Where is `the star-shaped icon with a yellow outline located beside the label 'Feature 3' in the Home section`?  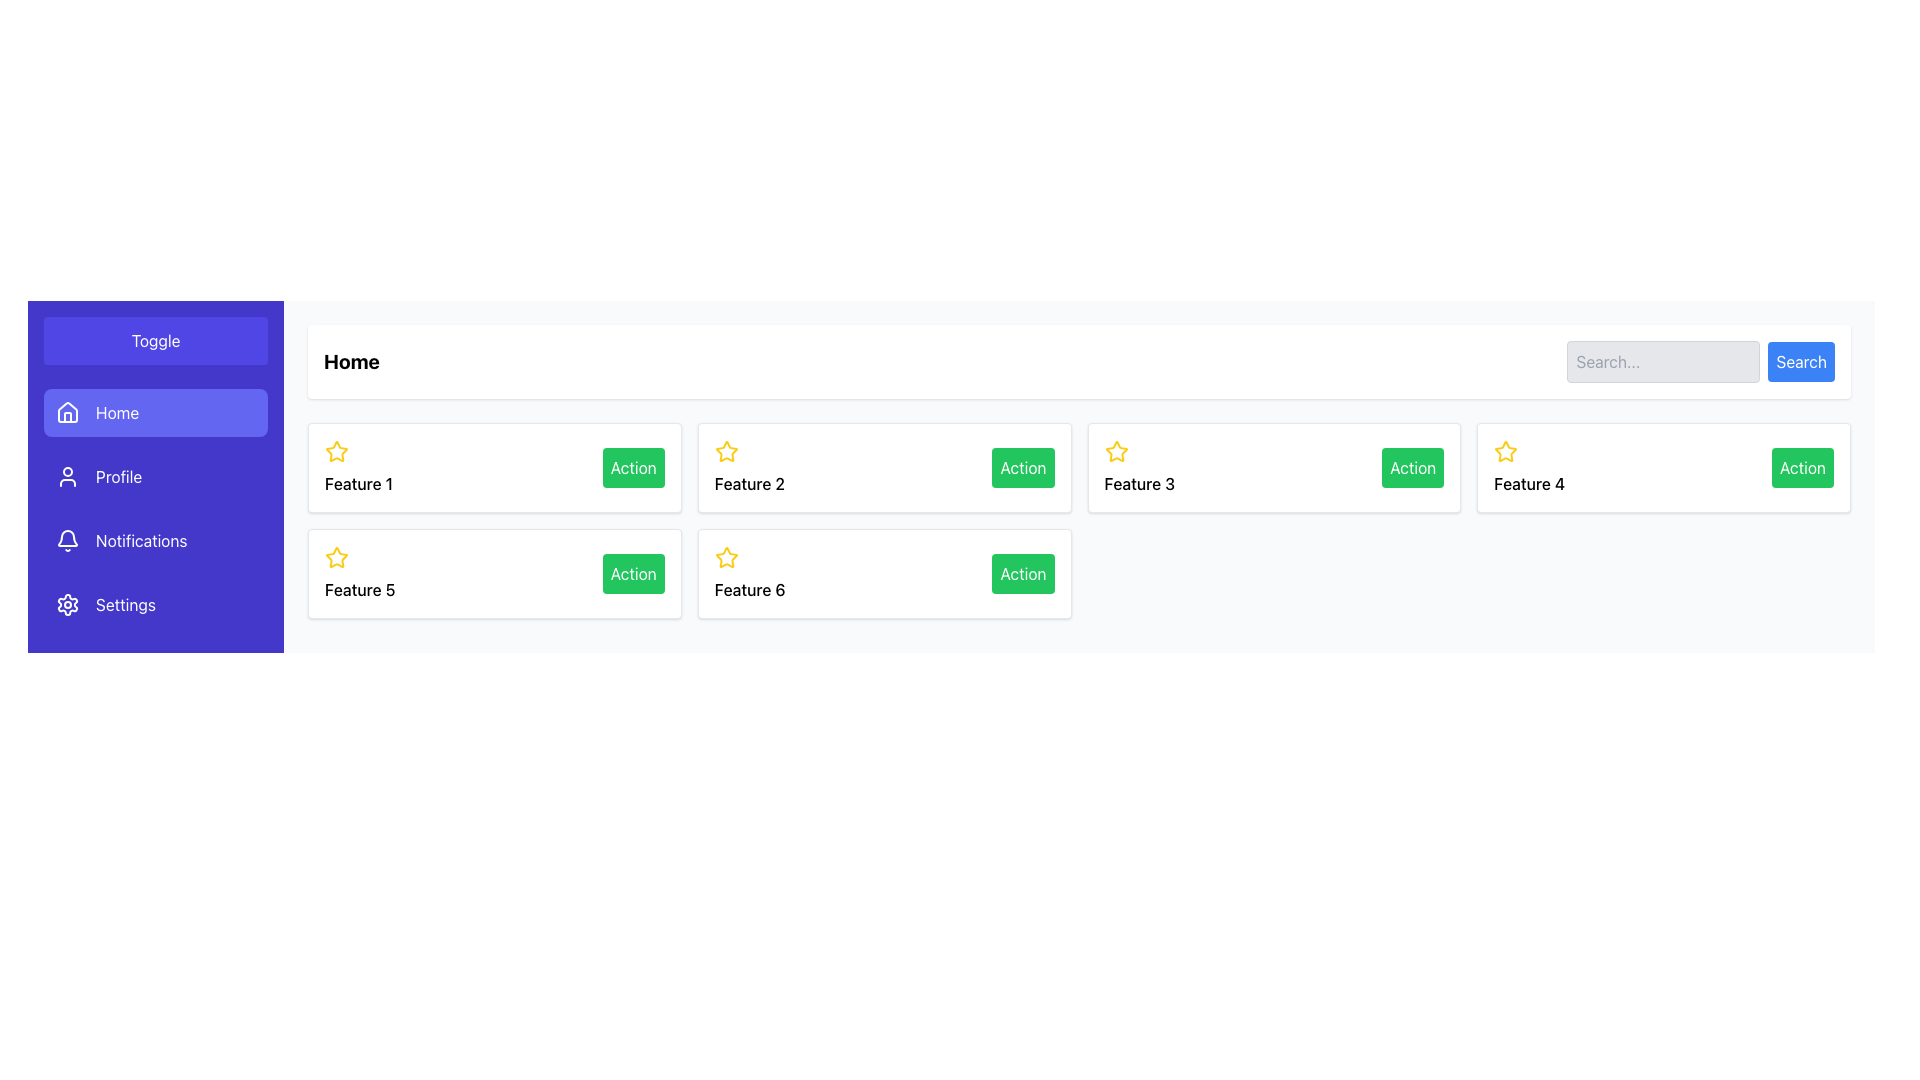
the star-shaped icon with a yellow outline located beside the label 'Feature 3' in the Home section is located at coordinates (1115, 451).